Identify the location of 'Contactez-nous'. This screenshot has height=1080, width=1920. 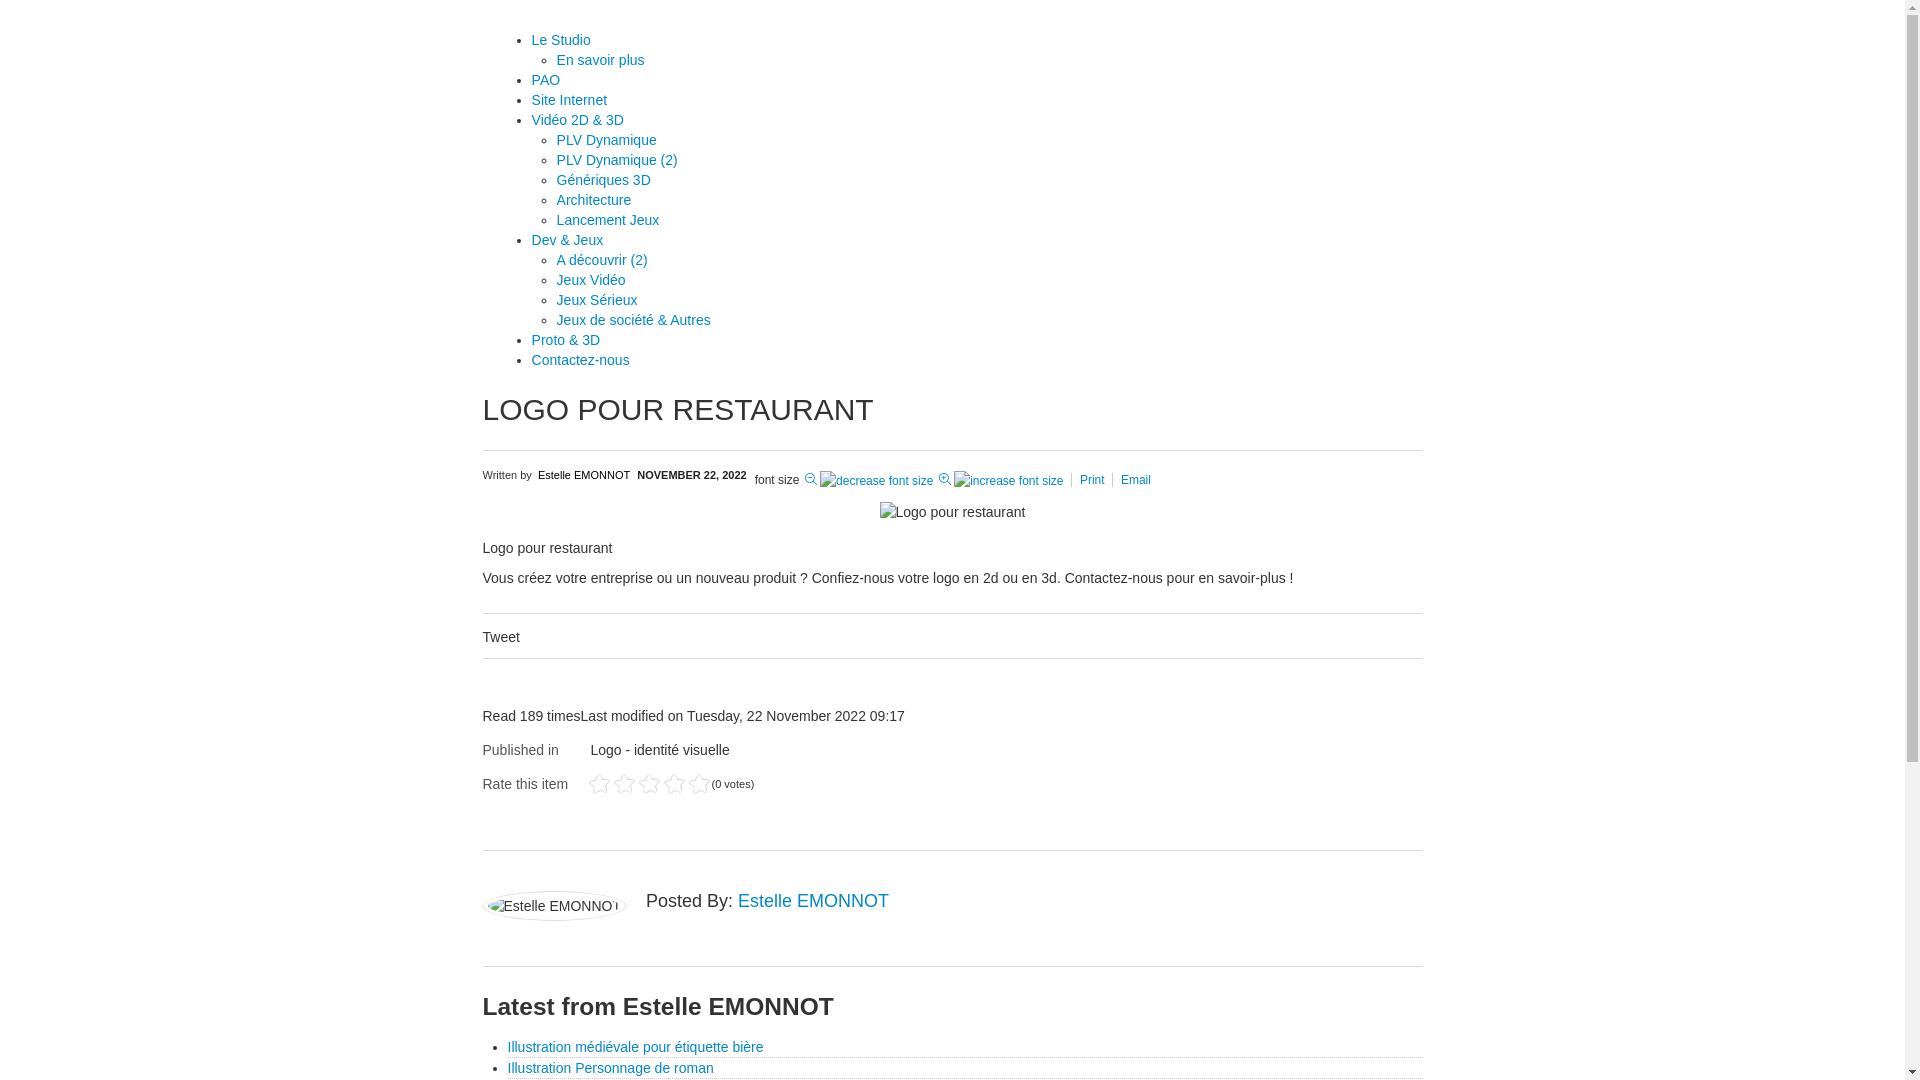
(579, 358).